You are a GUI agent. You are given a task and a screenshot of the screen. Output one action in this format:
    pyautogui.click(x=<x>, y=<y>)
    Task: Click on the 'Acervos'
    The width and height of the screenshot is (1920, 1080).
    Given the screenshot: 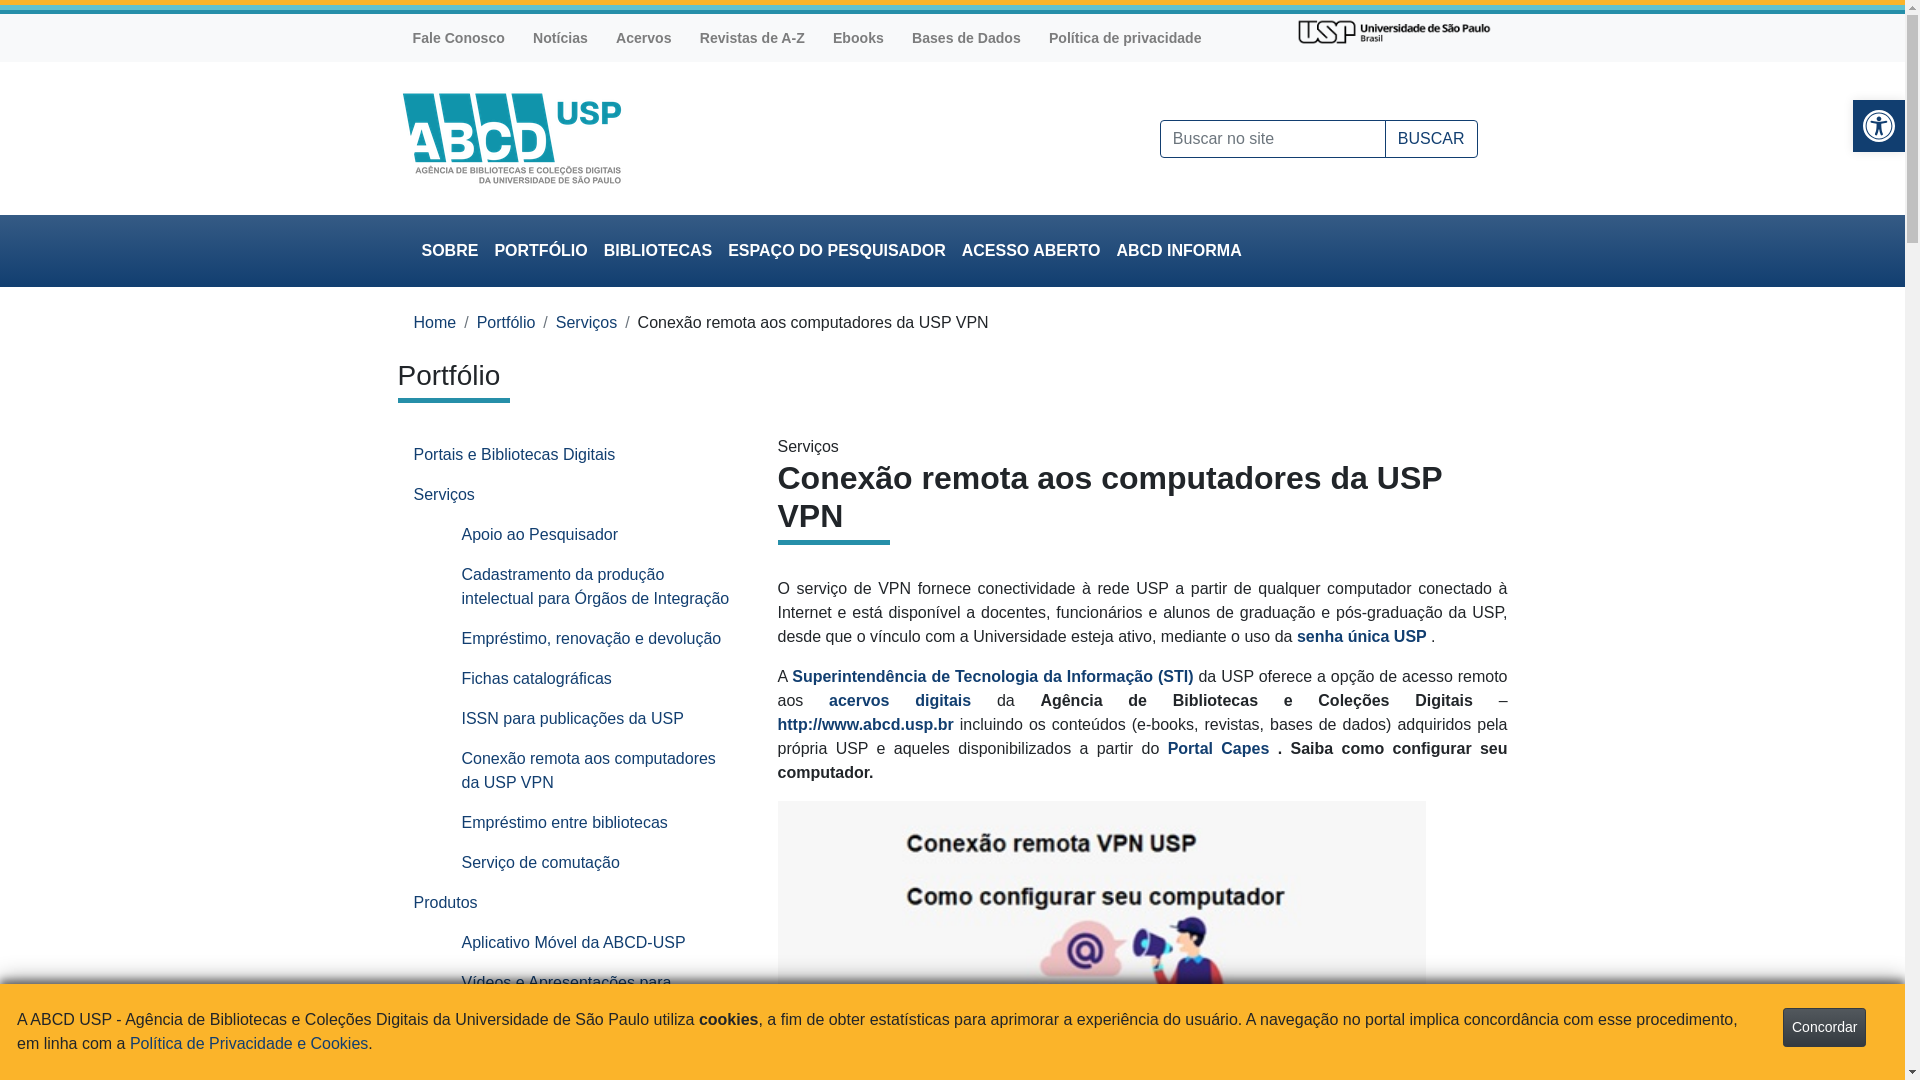 What is the action you would take?
    pyautogui.click(x=643, y=38)
    